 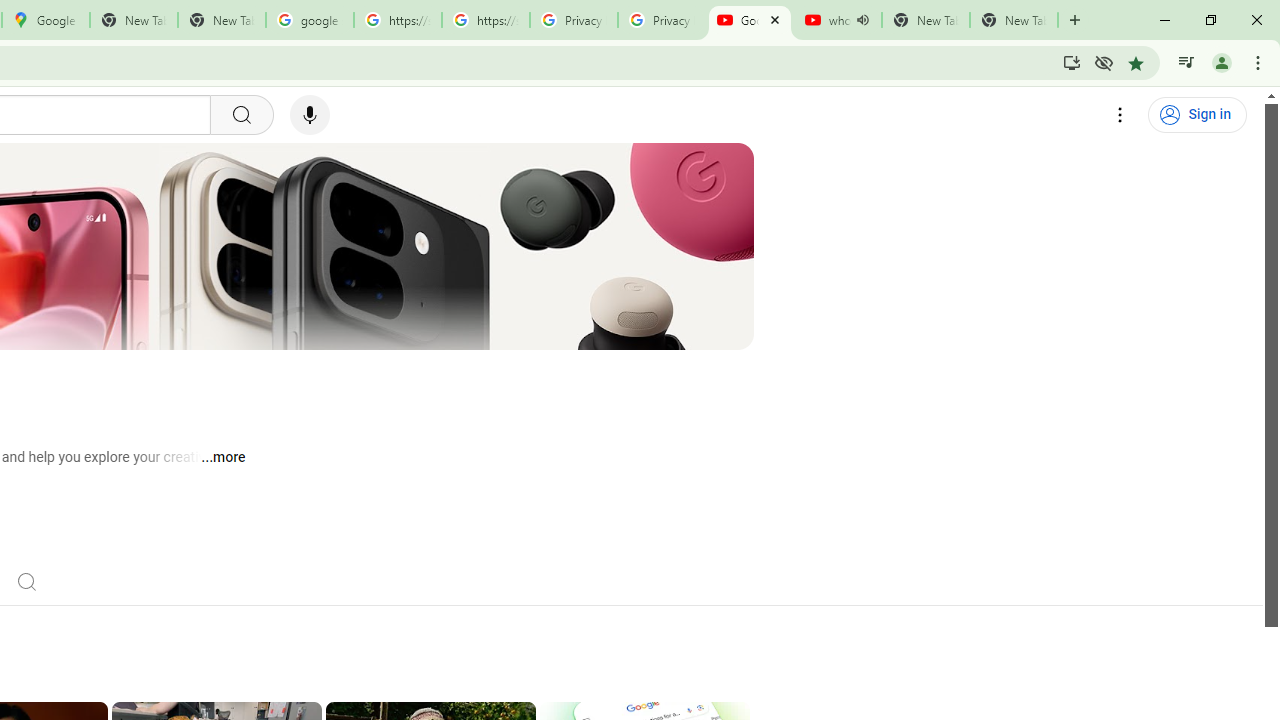 I want to click on 'You', so click(x=1220, y=61).